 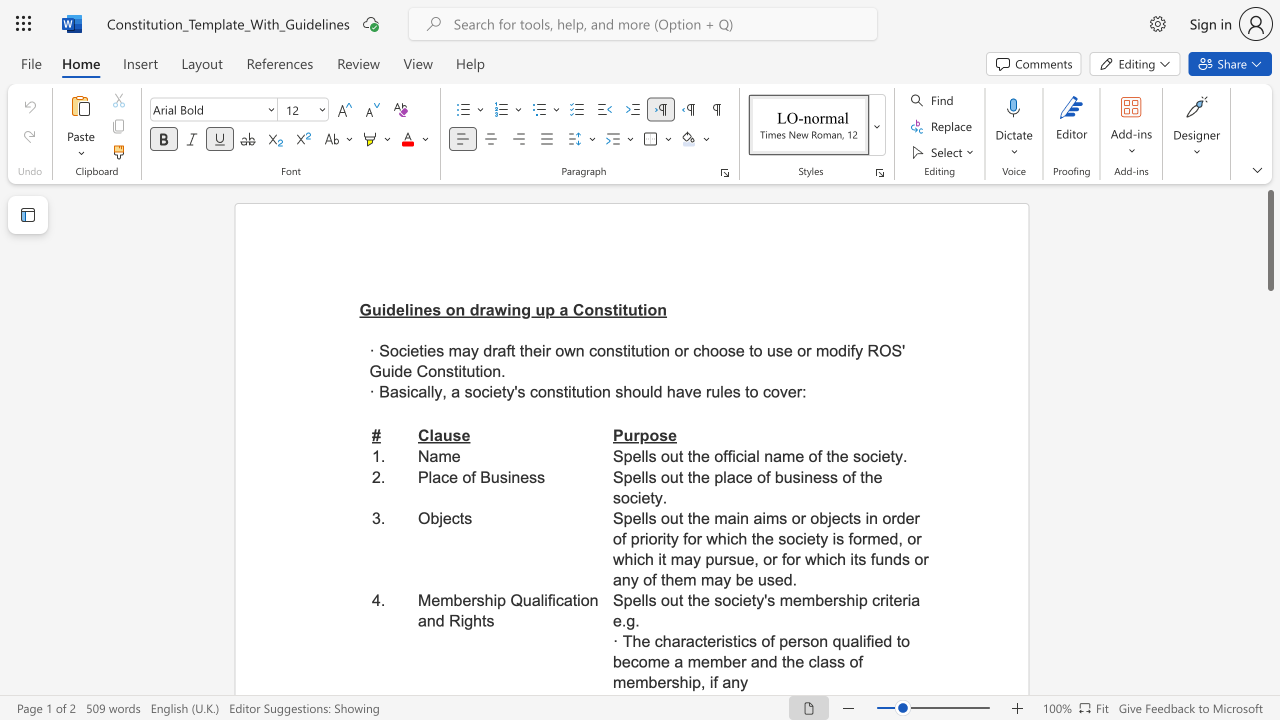 I want to click on the scrollbar on the side, so click(x=1269, y=670).